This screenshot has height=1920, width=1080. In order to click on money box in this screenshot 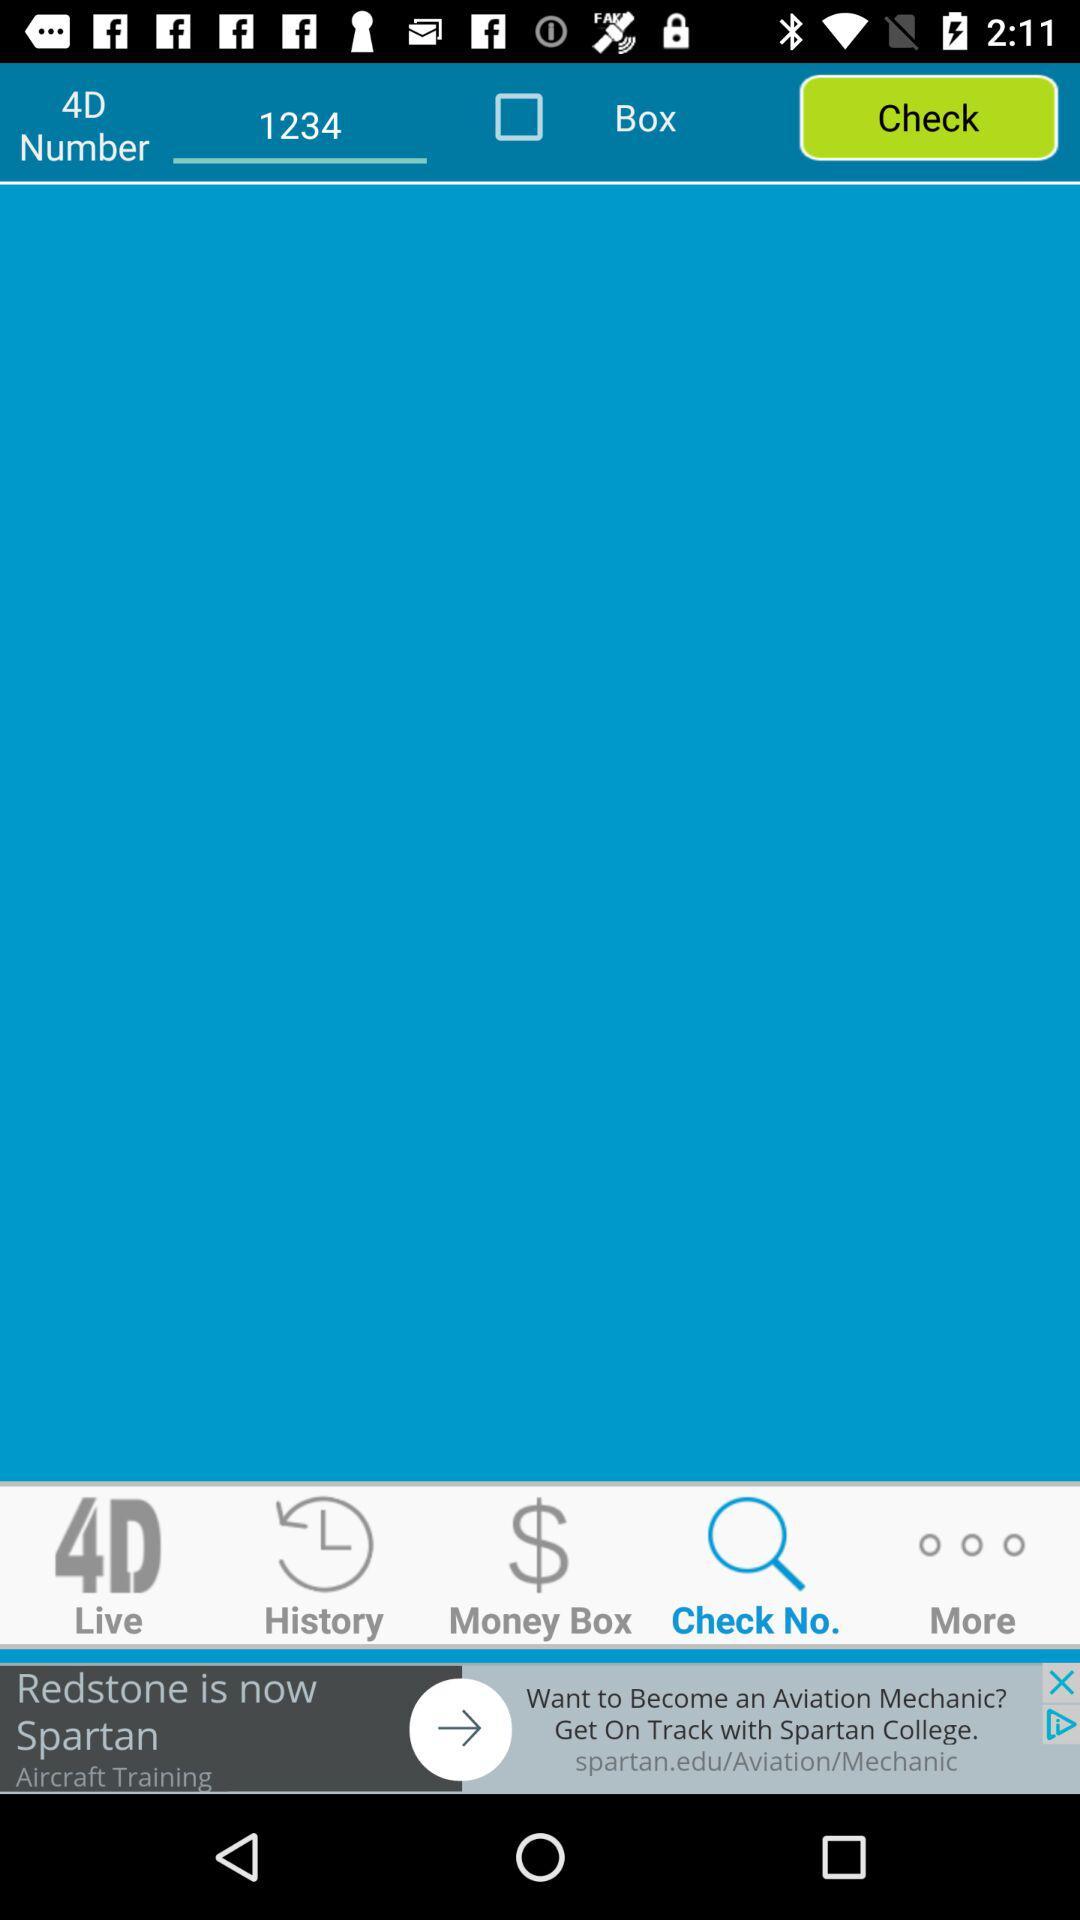, I will do `click(540, 1544)`.